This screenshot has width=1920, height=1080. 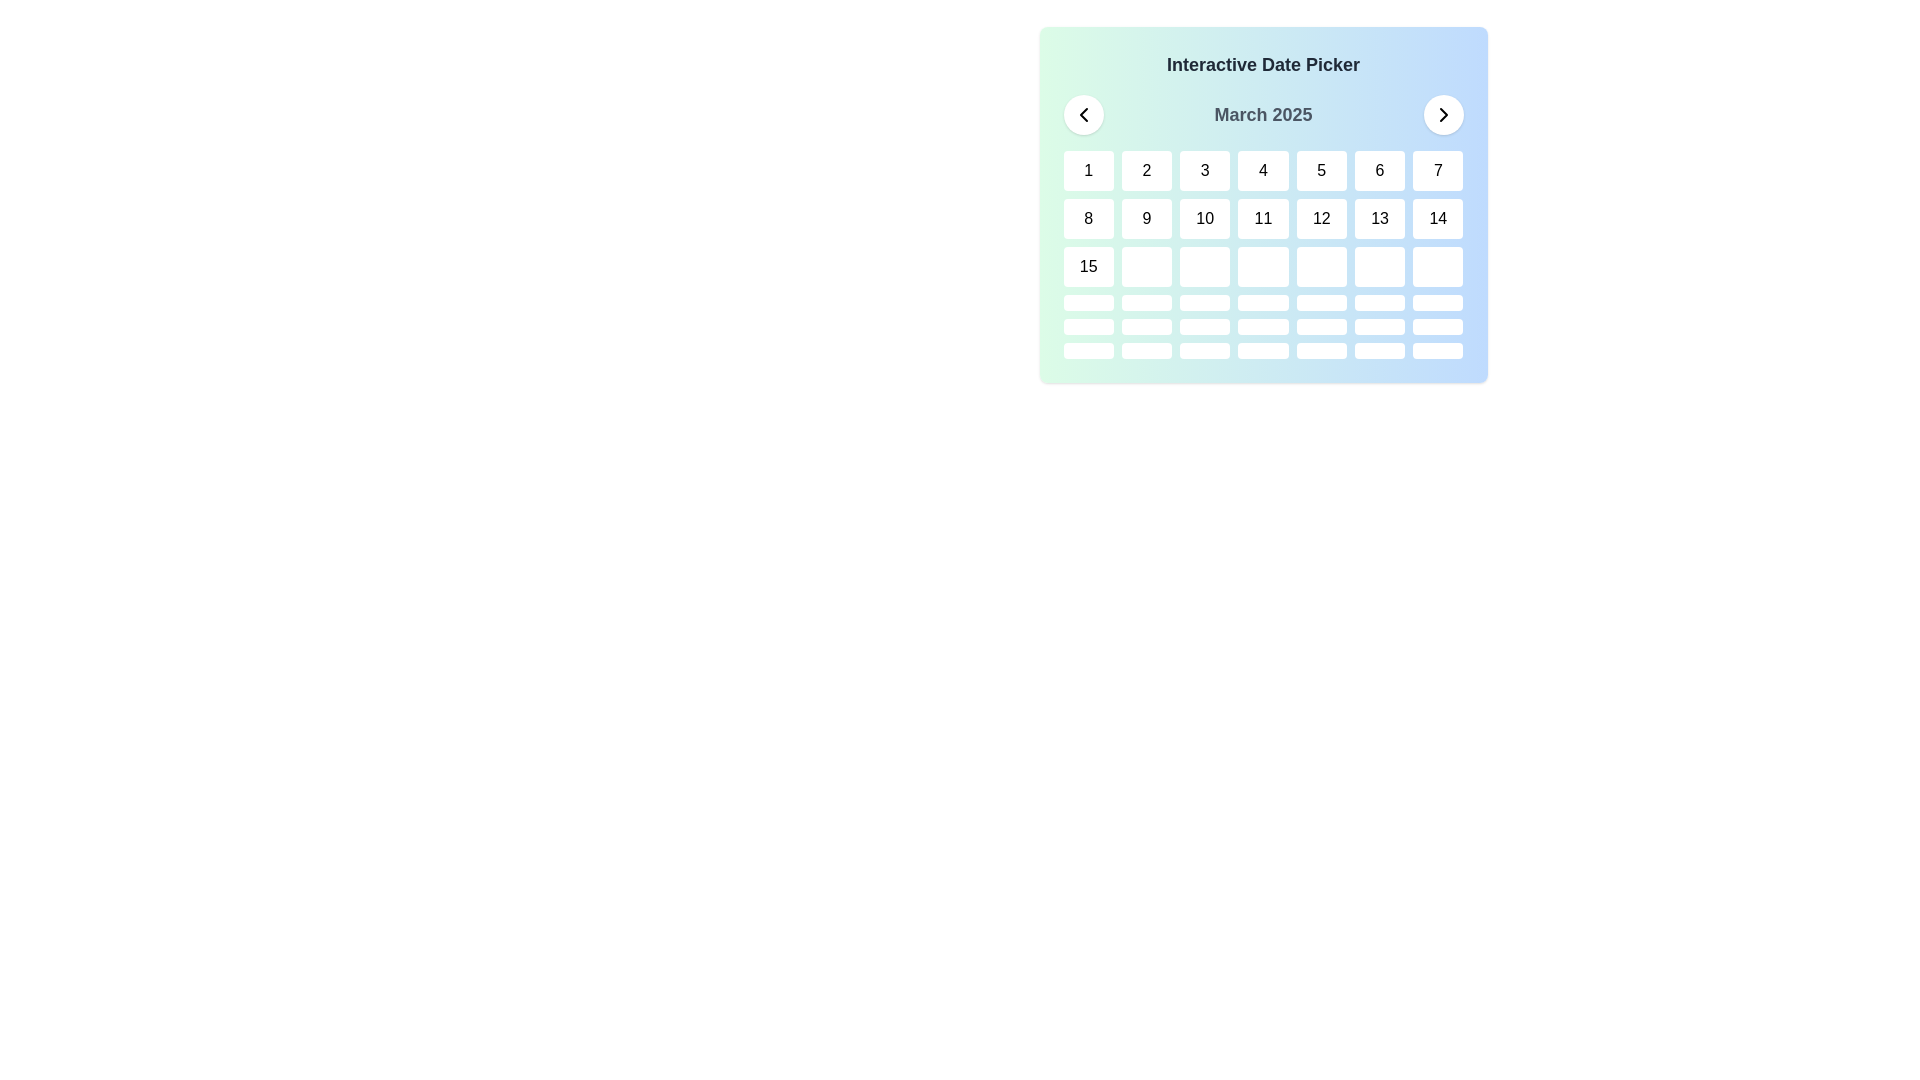 I want to click on the third empty box, so click(x=1204, y=303).